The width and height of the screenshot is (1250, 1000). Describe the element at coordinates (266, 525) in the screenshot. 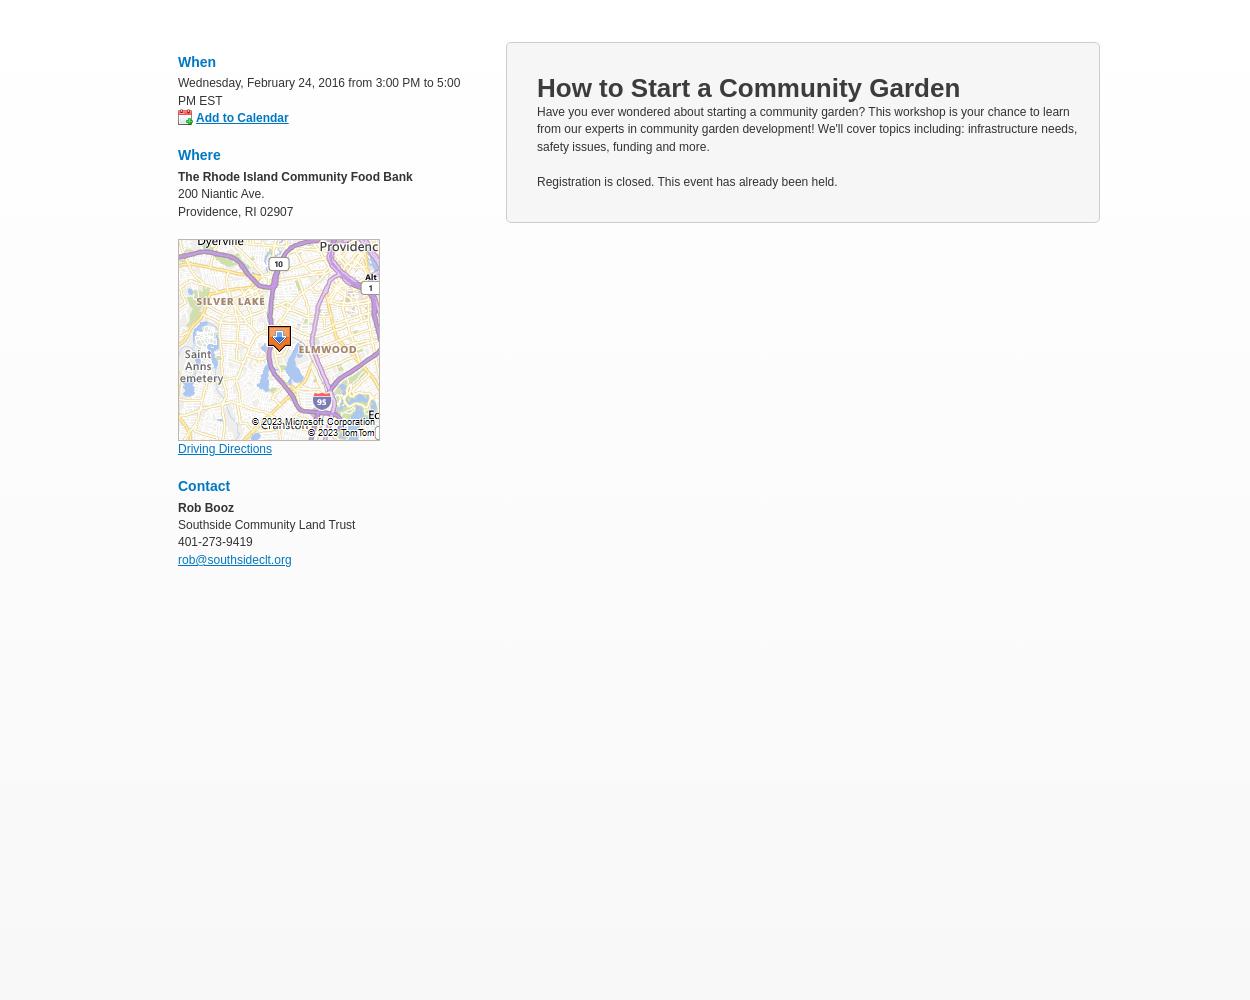

I see `'Southside Community Land Trust'` at that location.